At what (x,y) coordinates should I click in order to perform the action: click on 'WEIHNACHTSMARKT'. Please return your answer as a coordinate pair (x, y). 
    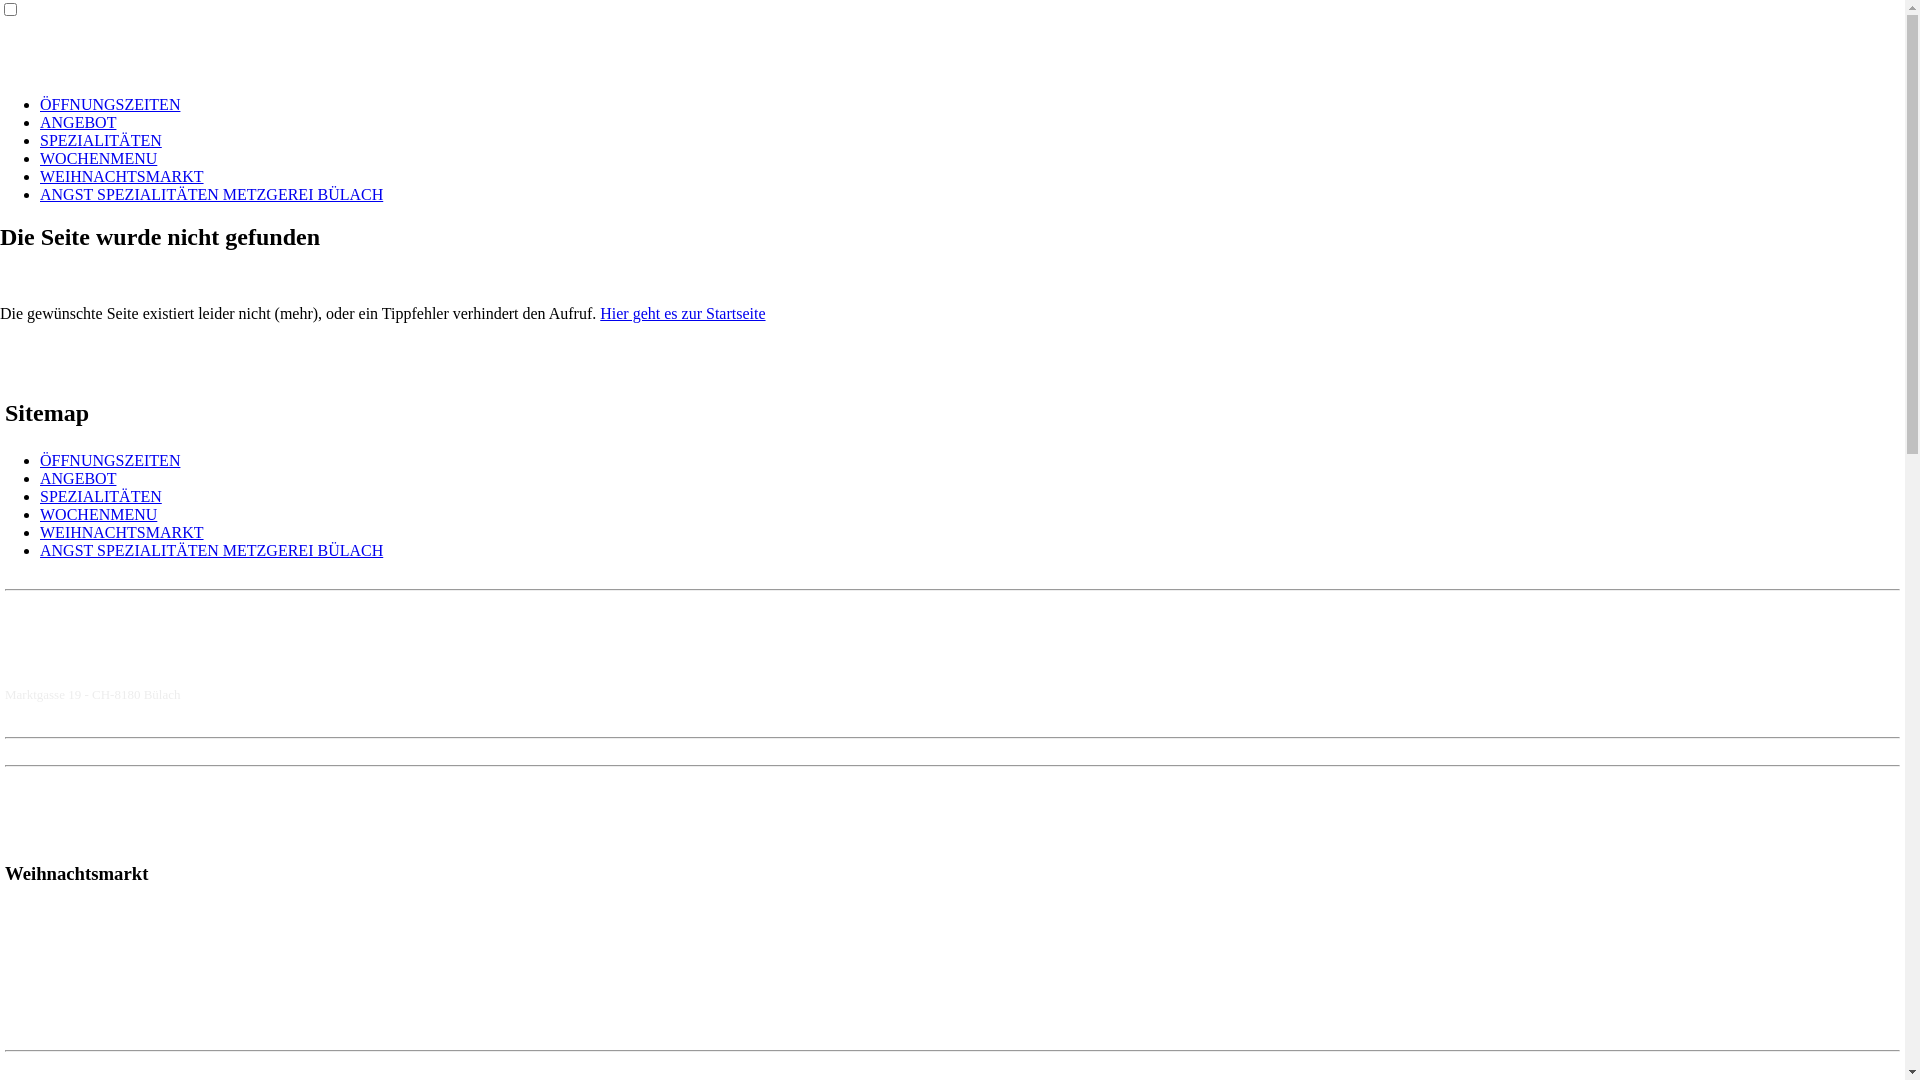
    Looking at the image, I should click on (39, 531).